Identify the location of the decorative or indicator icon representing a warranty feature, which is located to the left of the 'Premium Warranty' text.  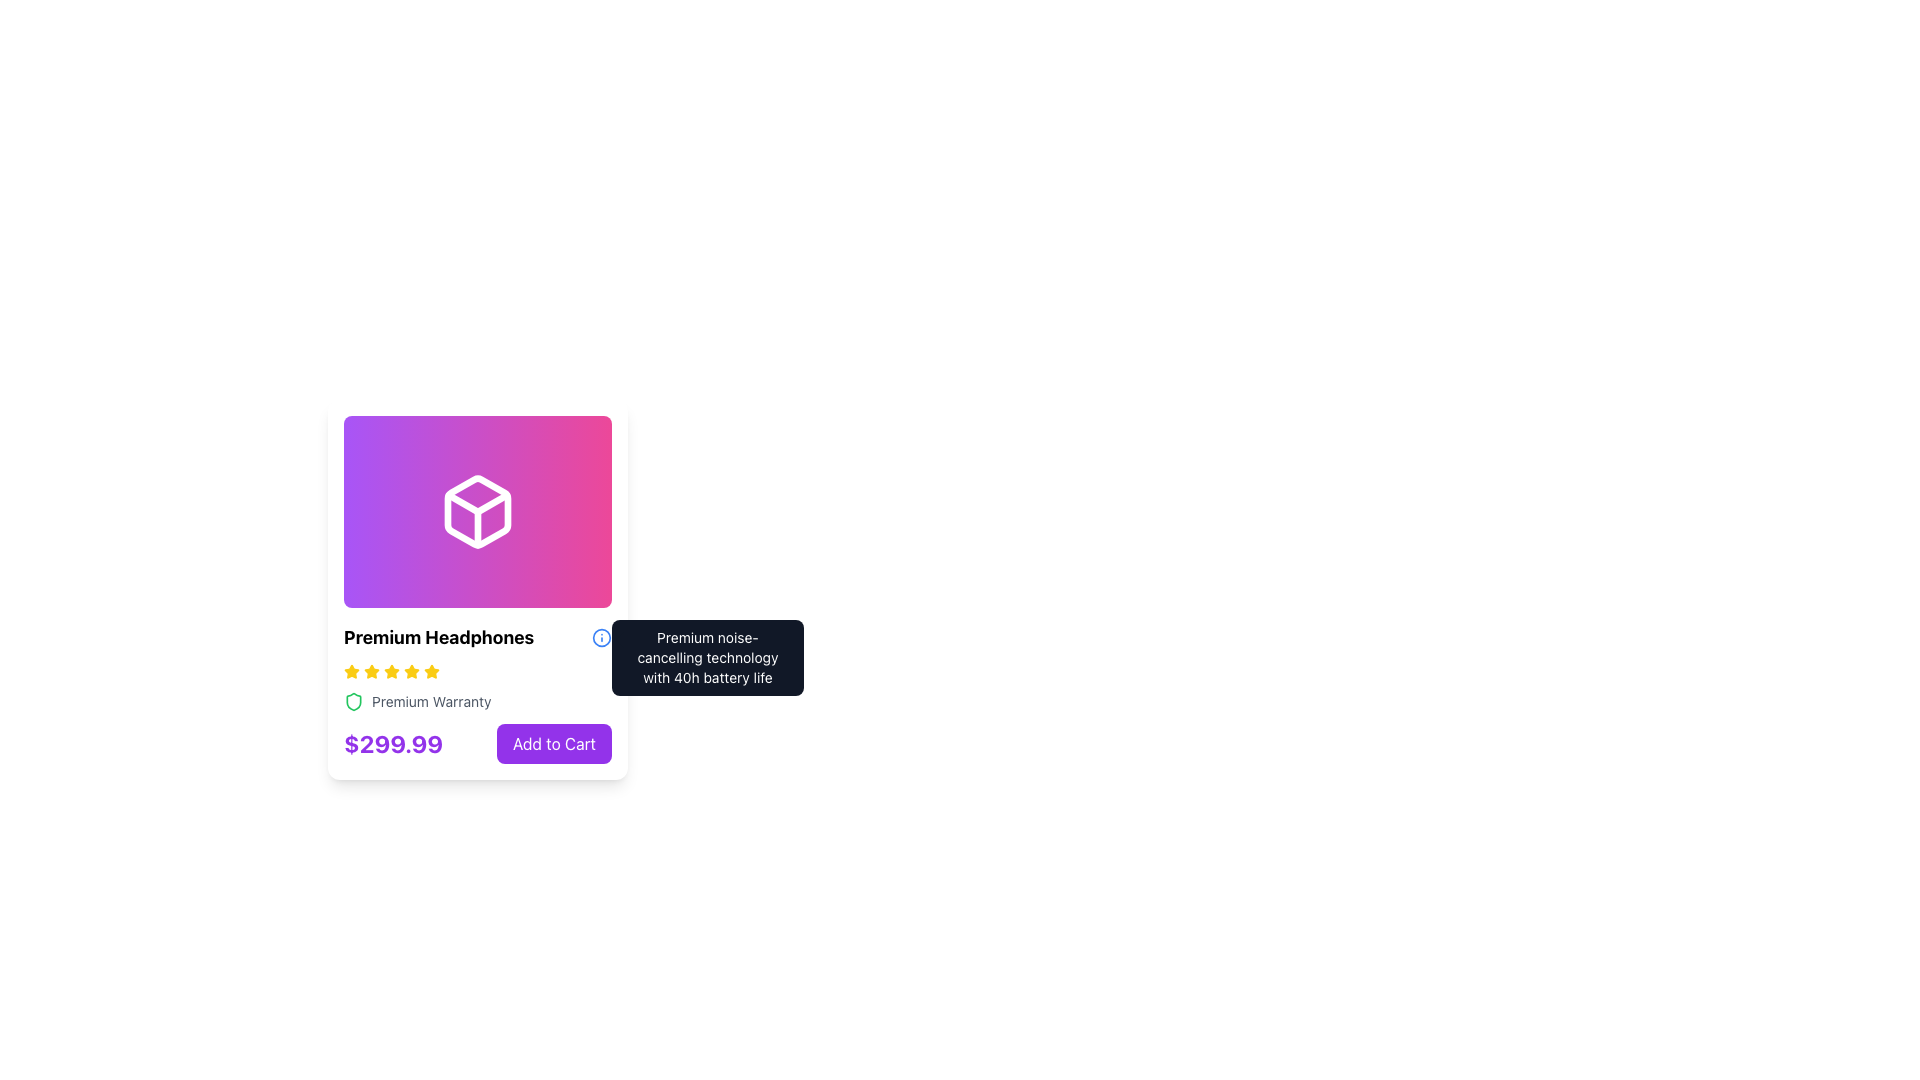
(354, 701).